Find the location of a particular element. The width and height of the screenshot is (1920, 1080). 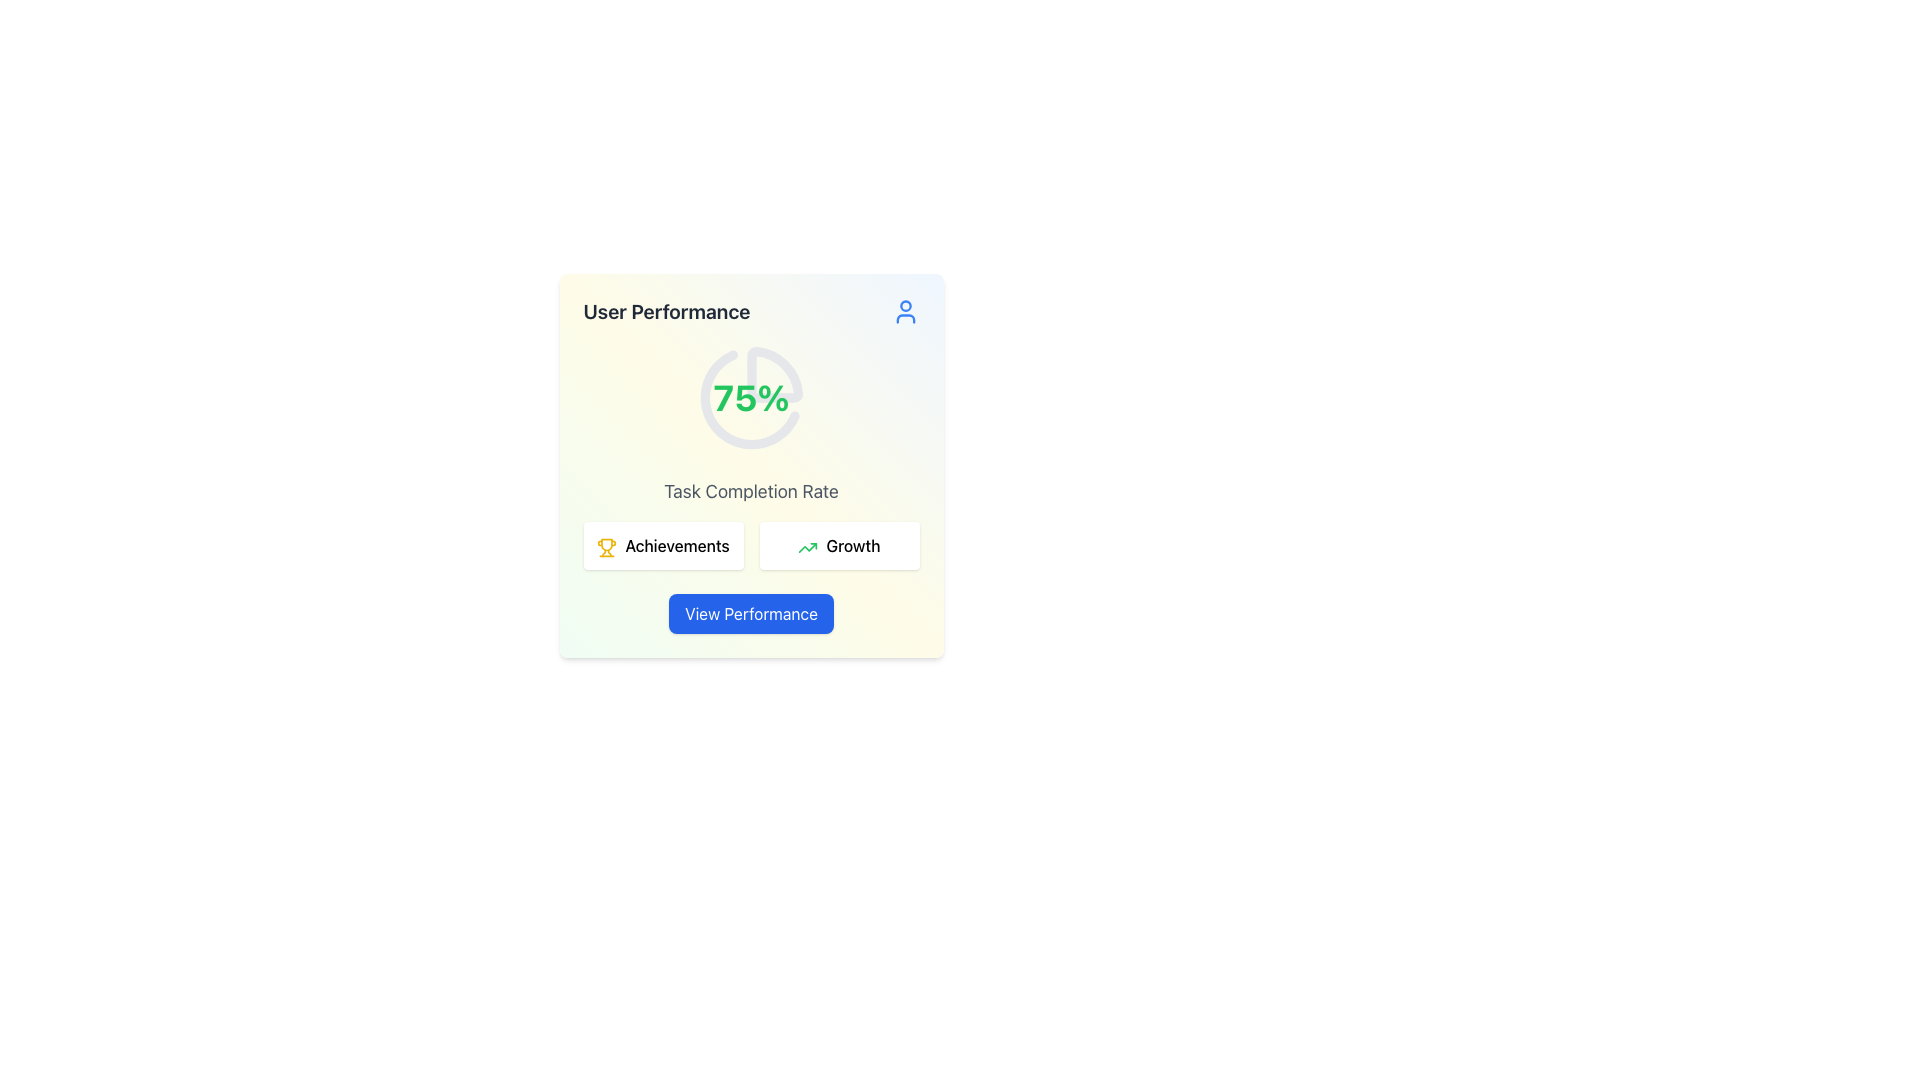

the 'Achievements' text label, which is displayed in a bold font style and is visually associated with a trophy icon on its left, centrally positioned within a white card with rounded corners is located at coordinates (677, 546).